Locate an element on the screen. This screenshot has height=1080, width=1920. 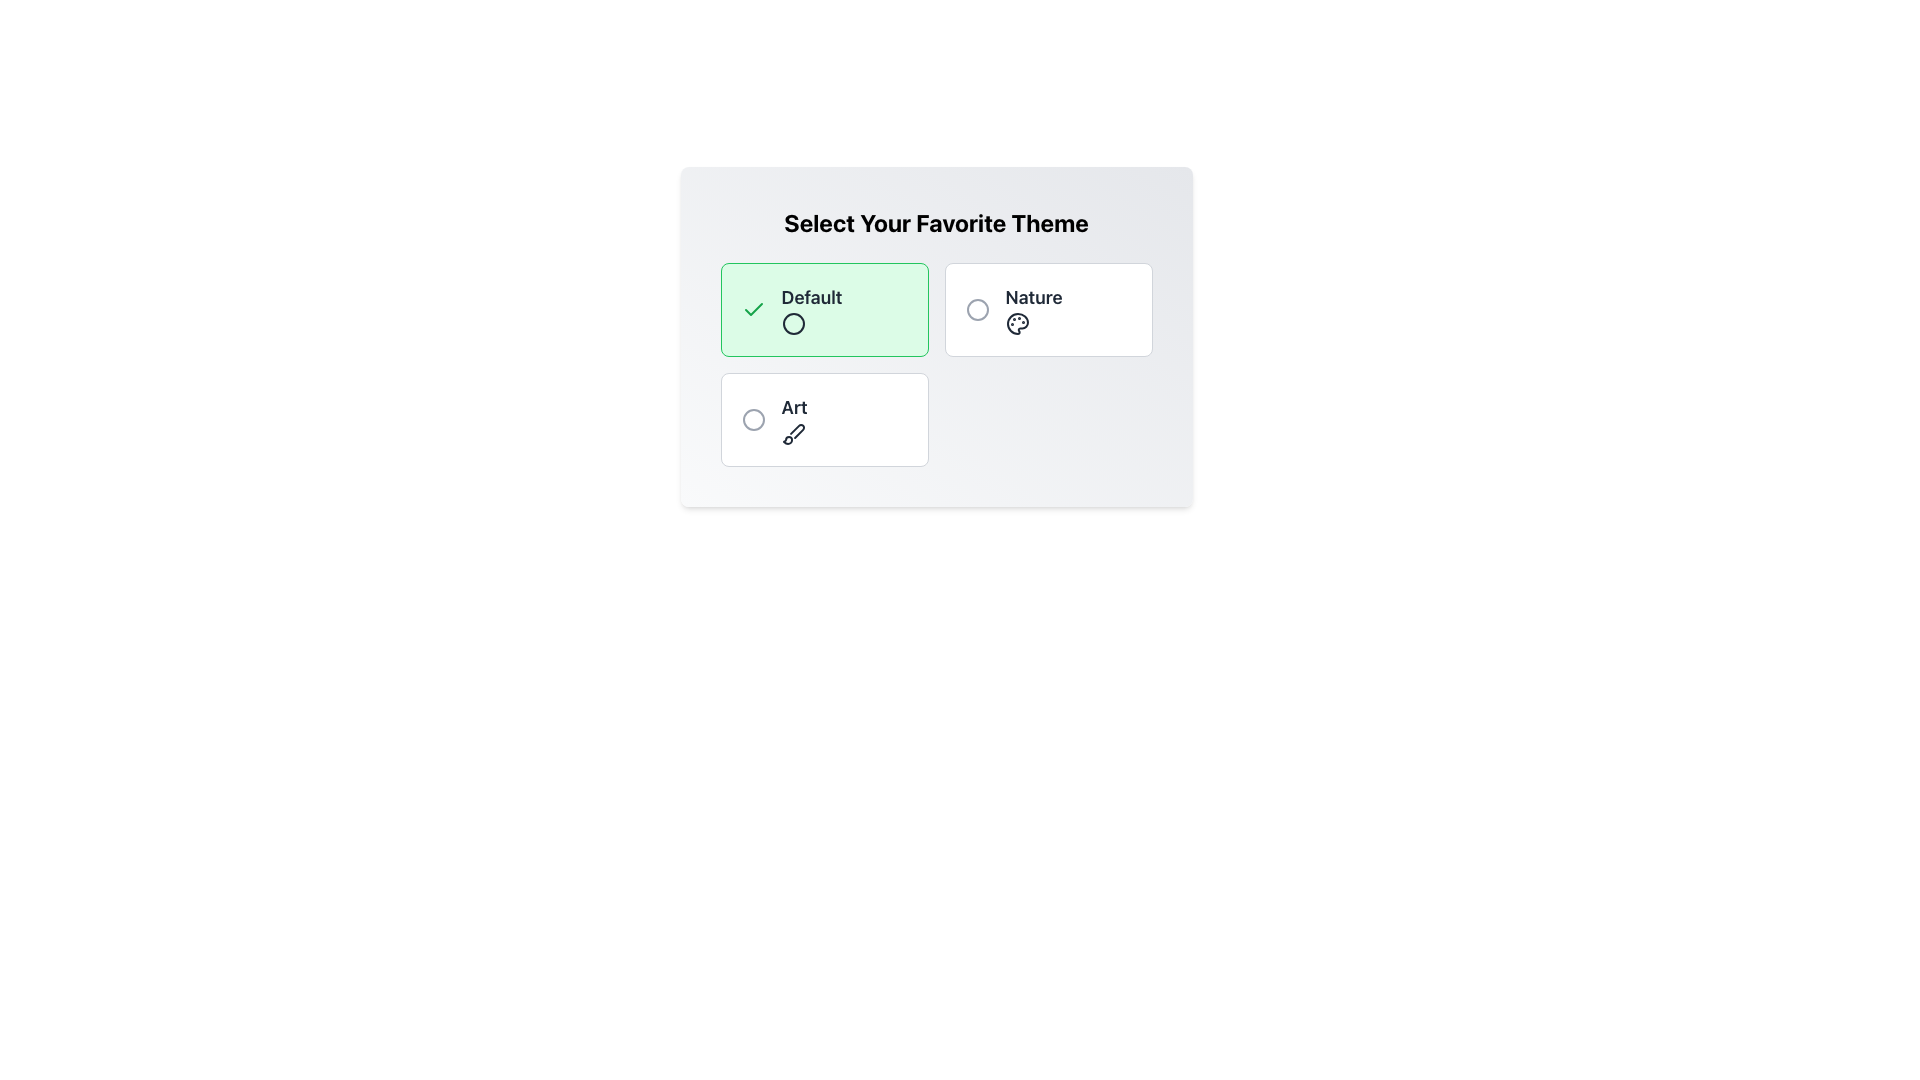
the light green rectangular box containing the 'Default' text label is located at coordinates (811, 297).